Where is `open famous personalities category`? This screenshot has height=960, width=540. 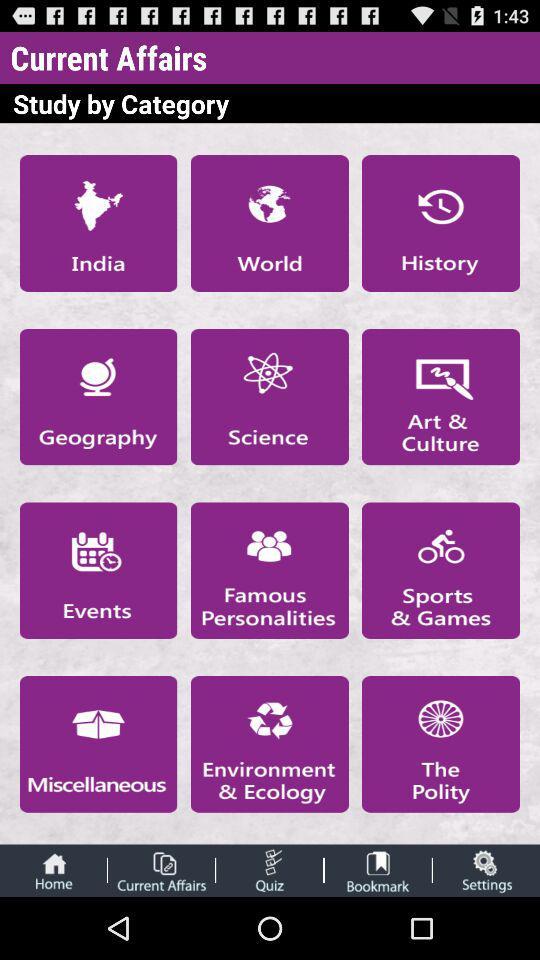 open famous personalities category is located at coordinates (269, 570).